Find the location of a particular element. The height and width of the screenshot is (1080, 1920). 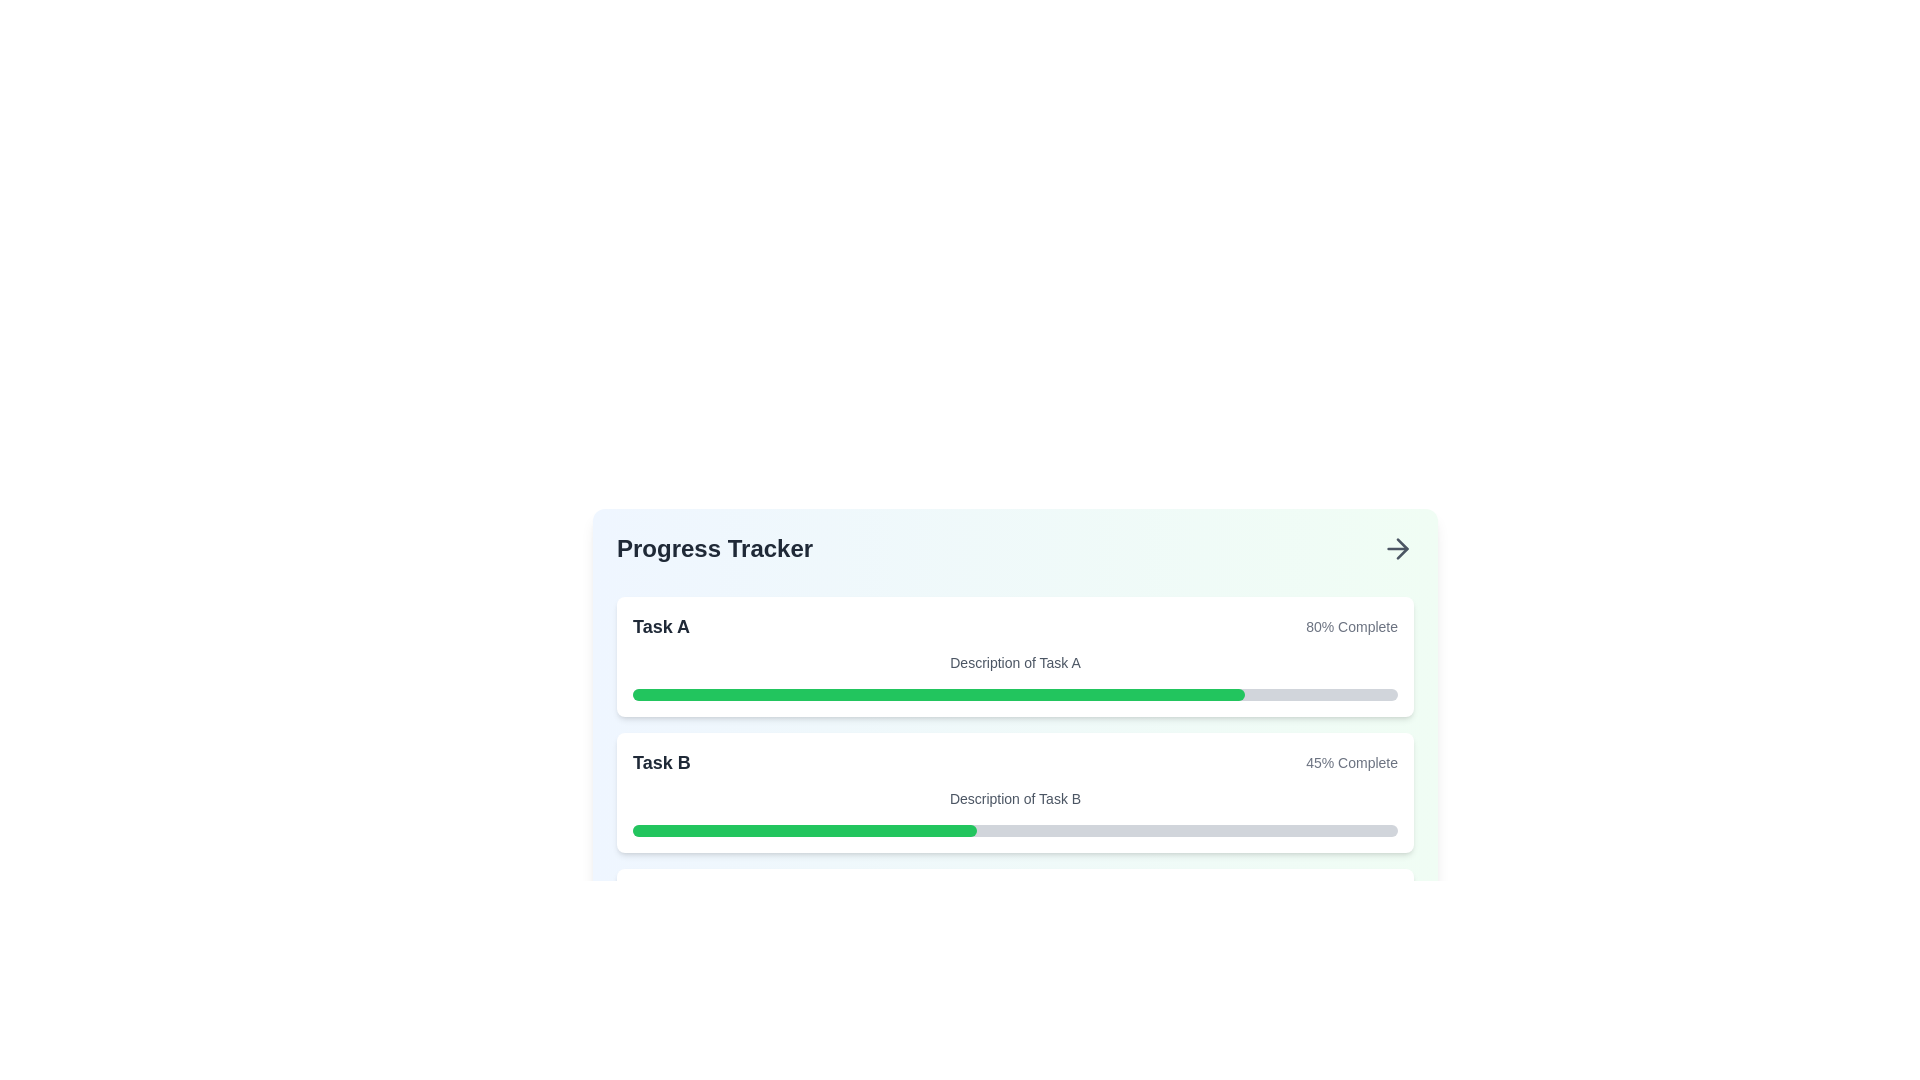

the static text label displaying '80% Complete', which indicates the status of 'Task A' is located at coordinates (1352, 626).